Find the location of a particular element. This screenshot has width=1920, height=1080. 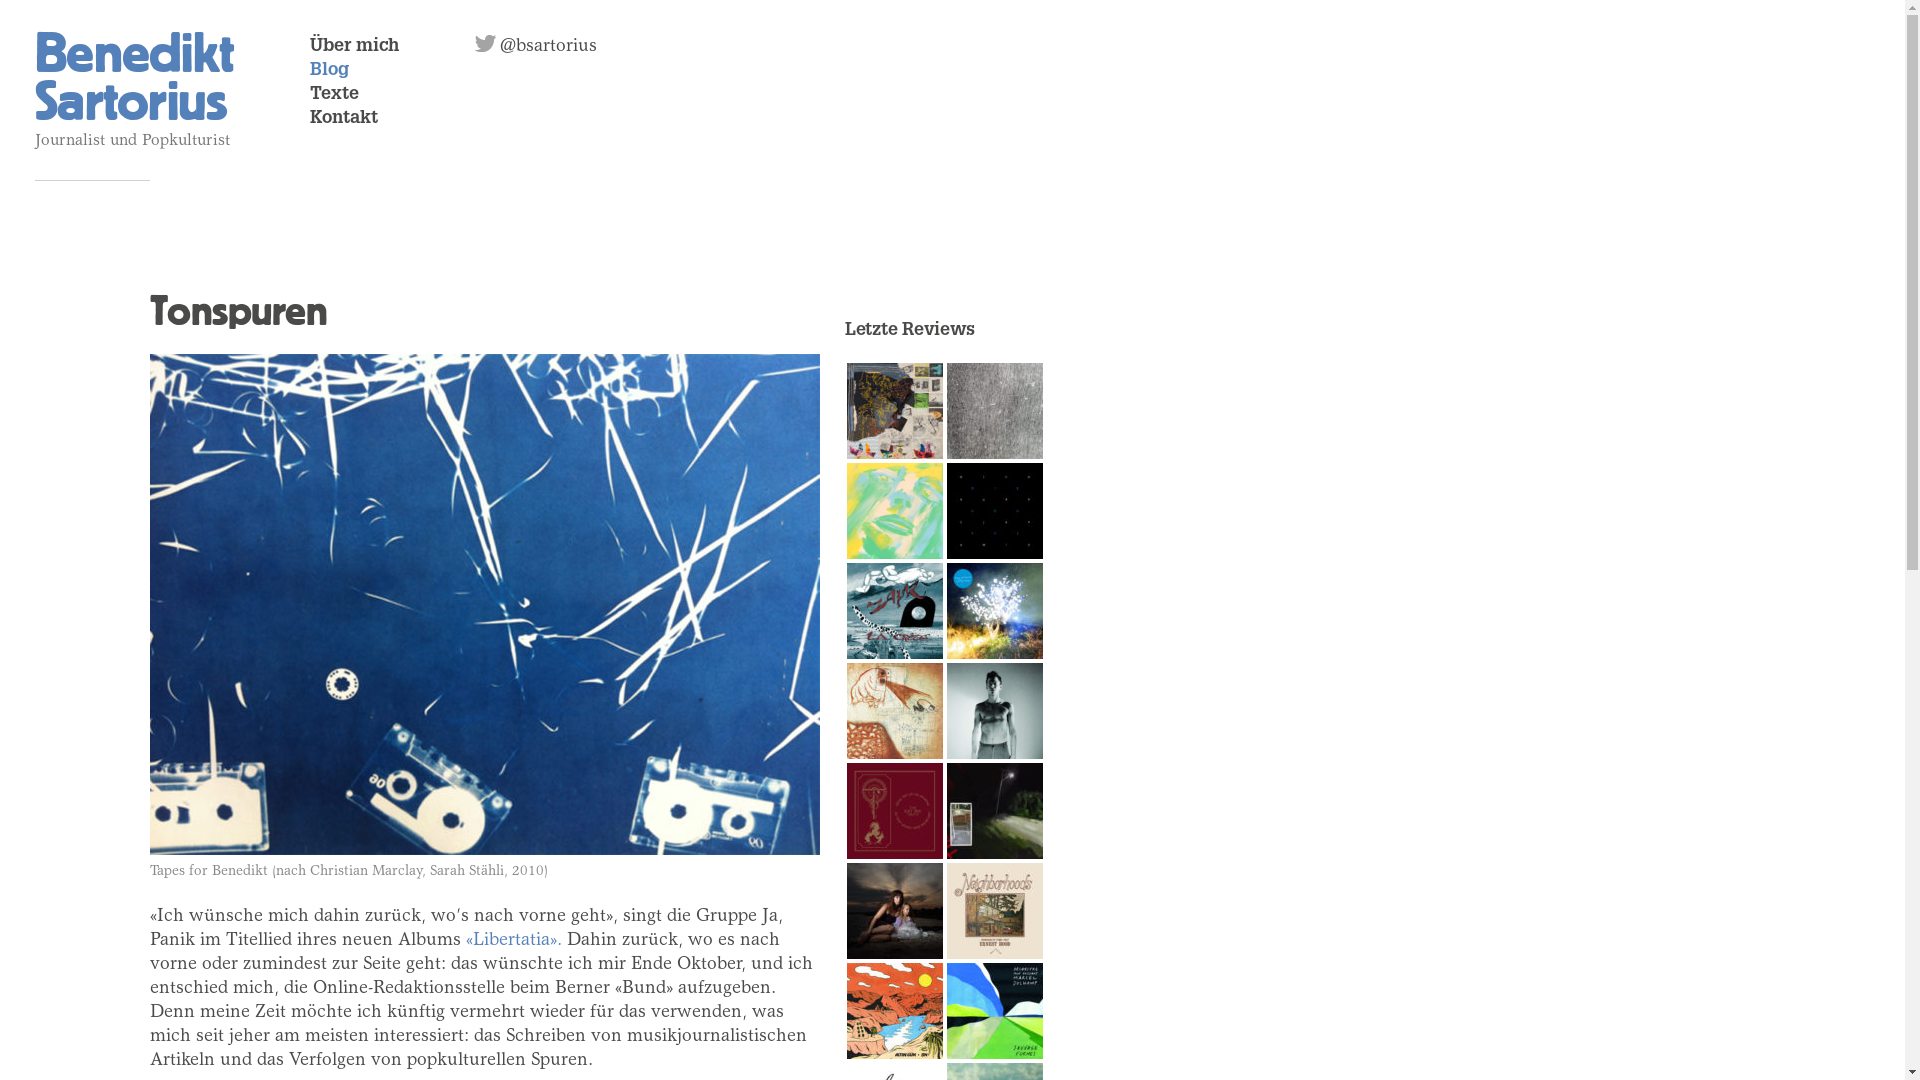

'@bsartorius' is located at coordinates (487, 43).